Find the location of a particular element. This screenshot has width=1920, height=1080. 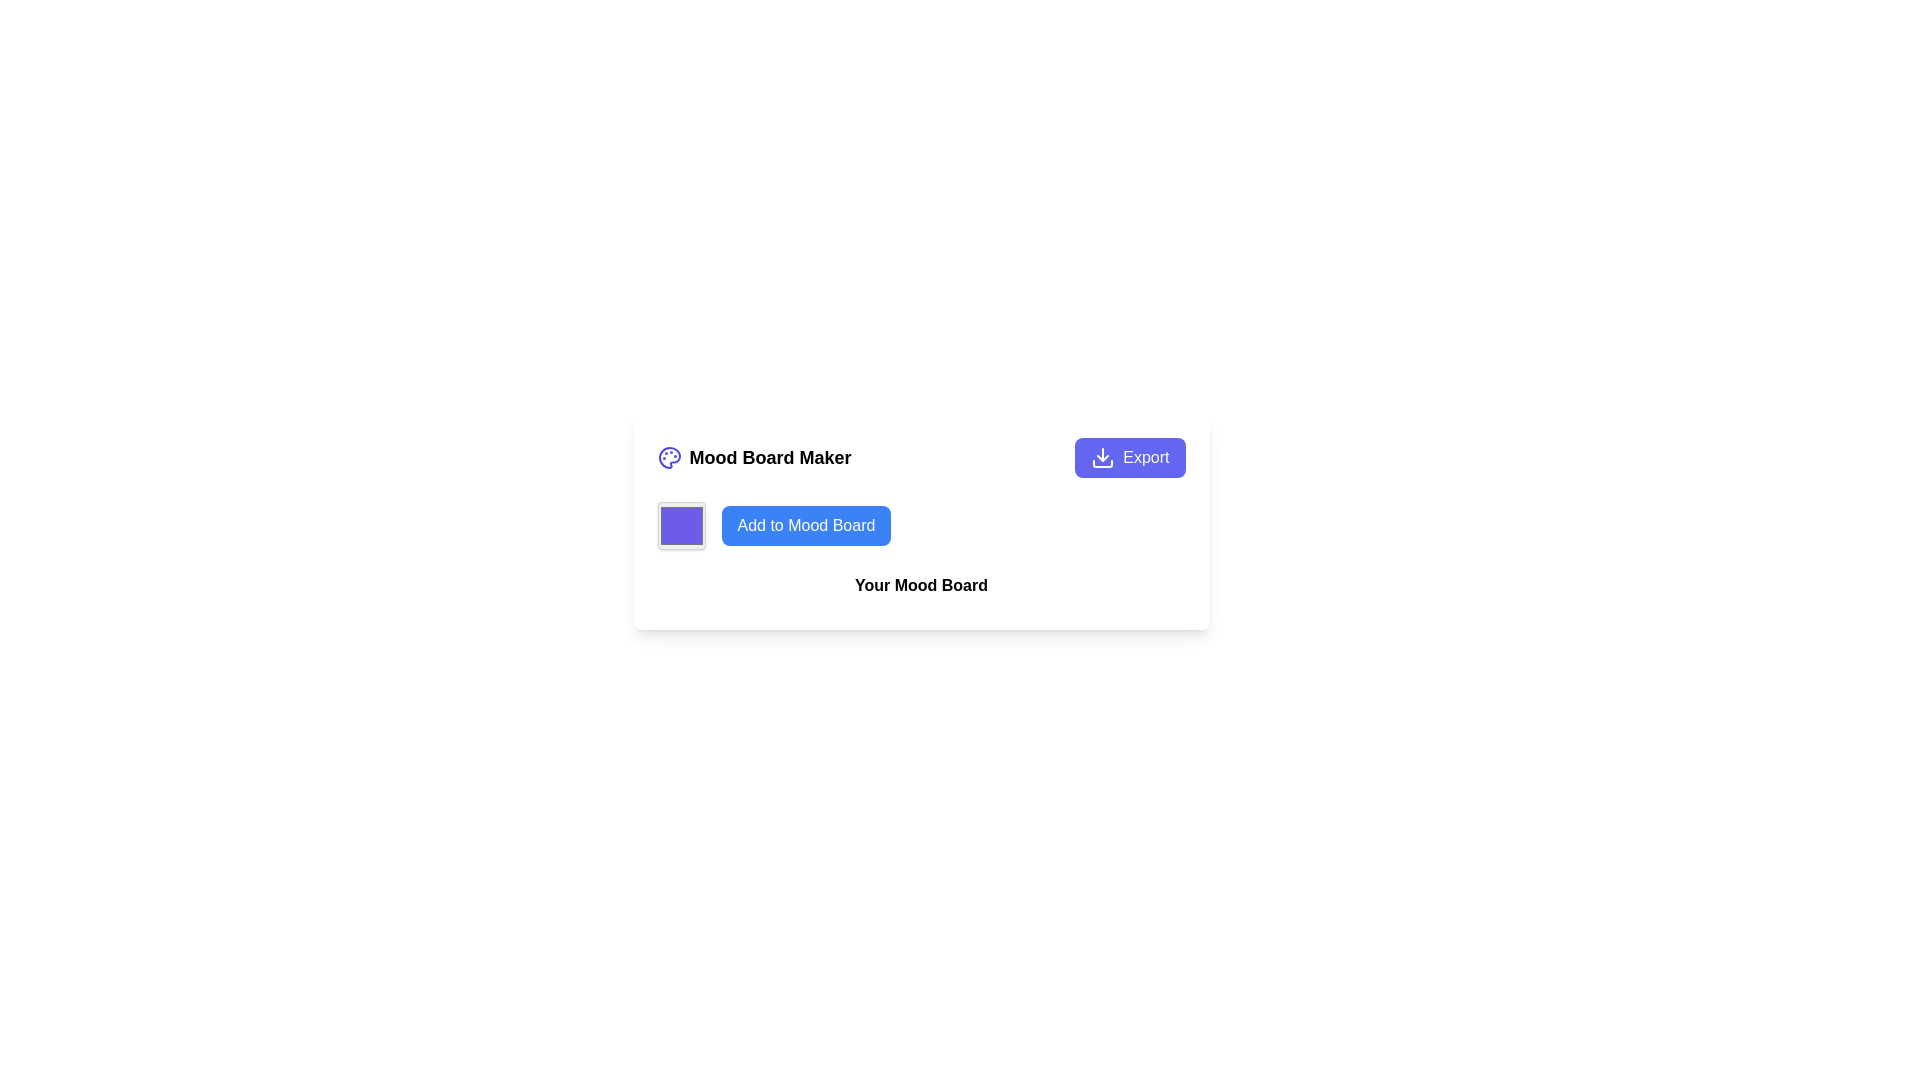

the icon resembling a palette with circular cutouts located in the top left section of the interface is located at coordinates (669, 458).